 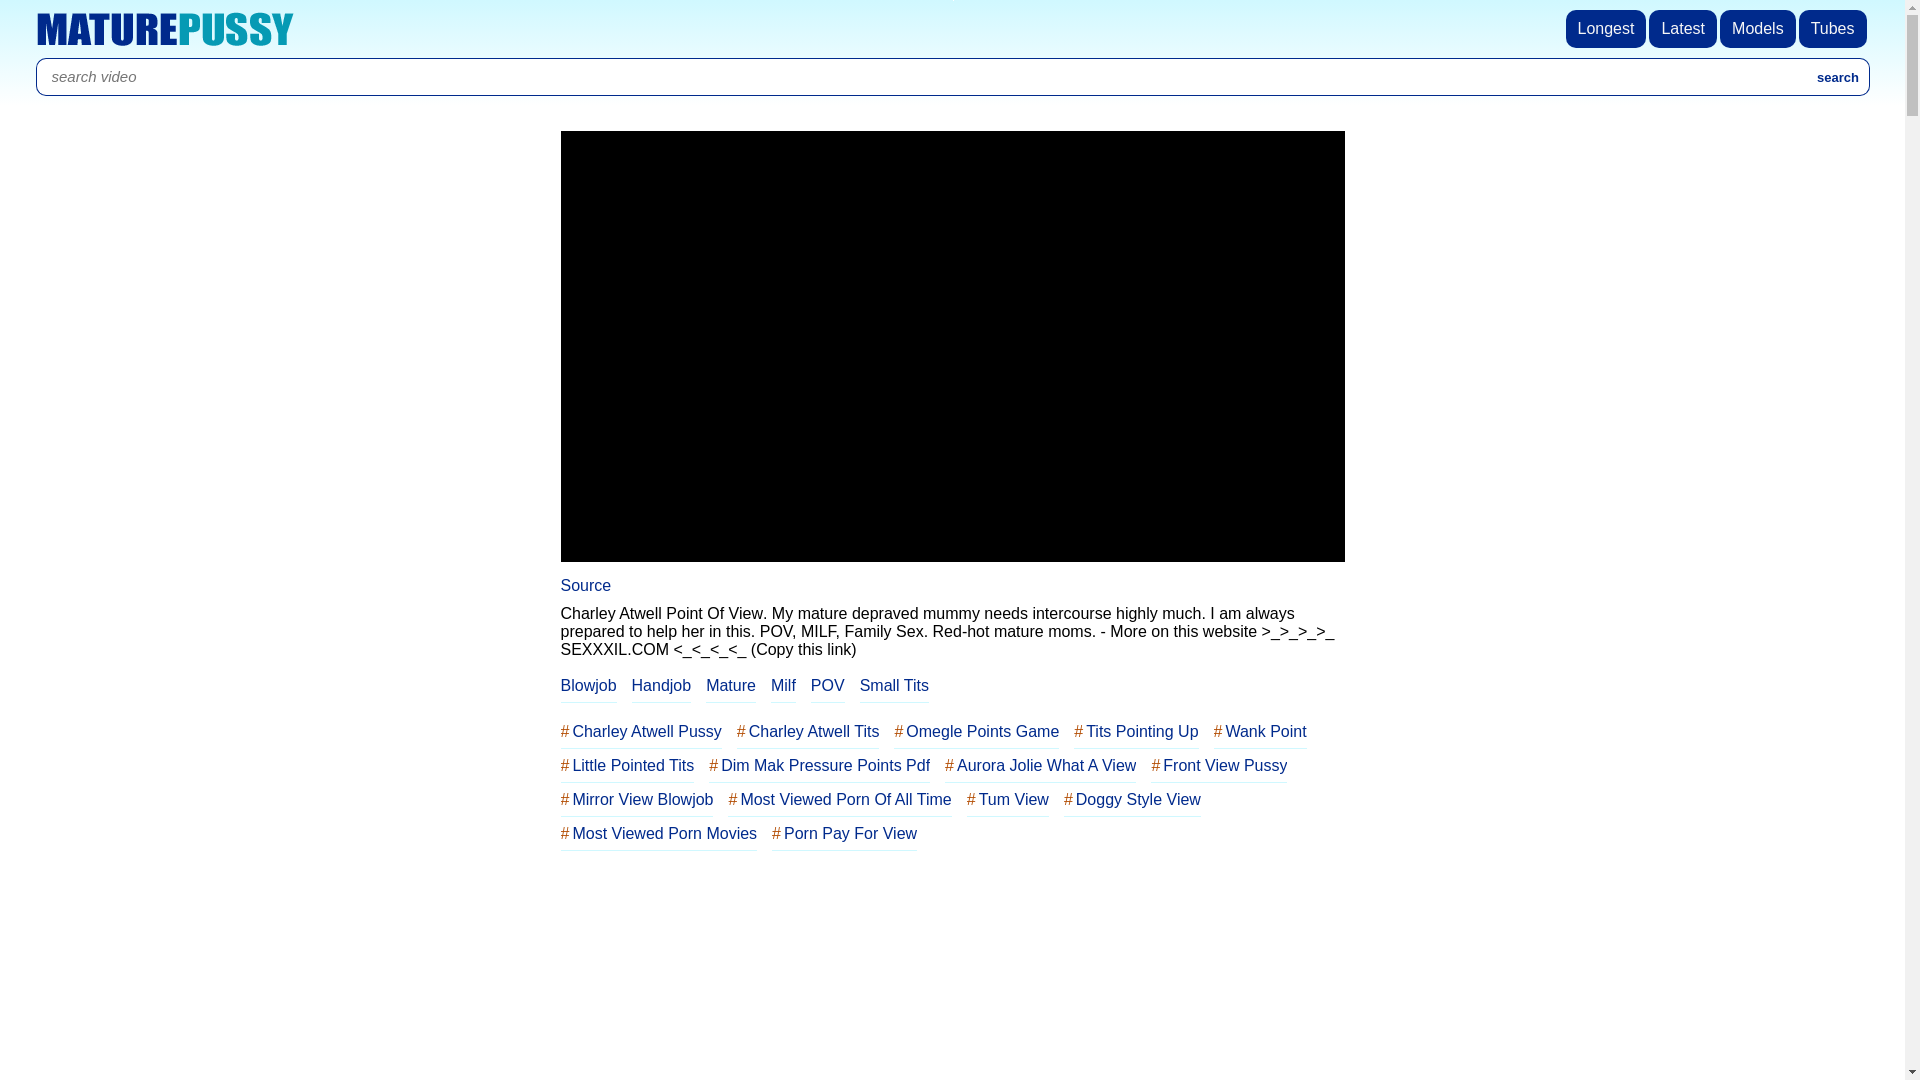 I want to click on 'Most Viewed Porn Movies', so click(x=658, y=833).